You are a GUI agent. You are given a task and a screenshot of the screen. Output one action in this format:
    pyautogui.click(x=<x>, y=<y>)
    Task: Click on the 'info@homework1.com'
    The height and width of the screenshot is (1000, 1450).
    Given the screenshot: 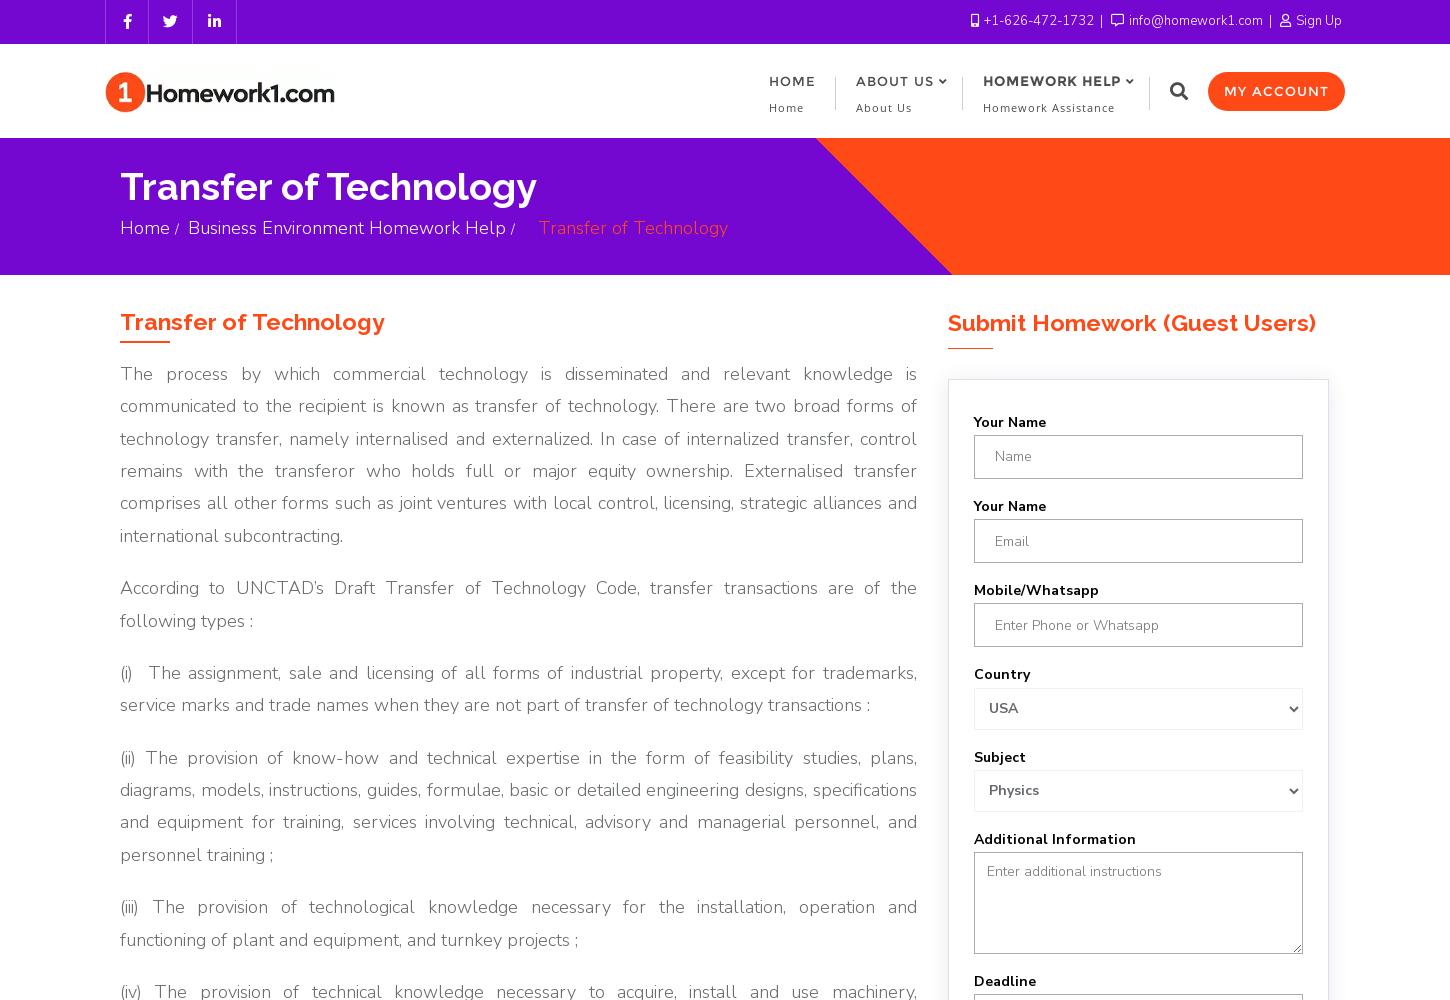 What is the action you would take?
    pyautogui.click(x=1193, y=21)
    